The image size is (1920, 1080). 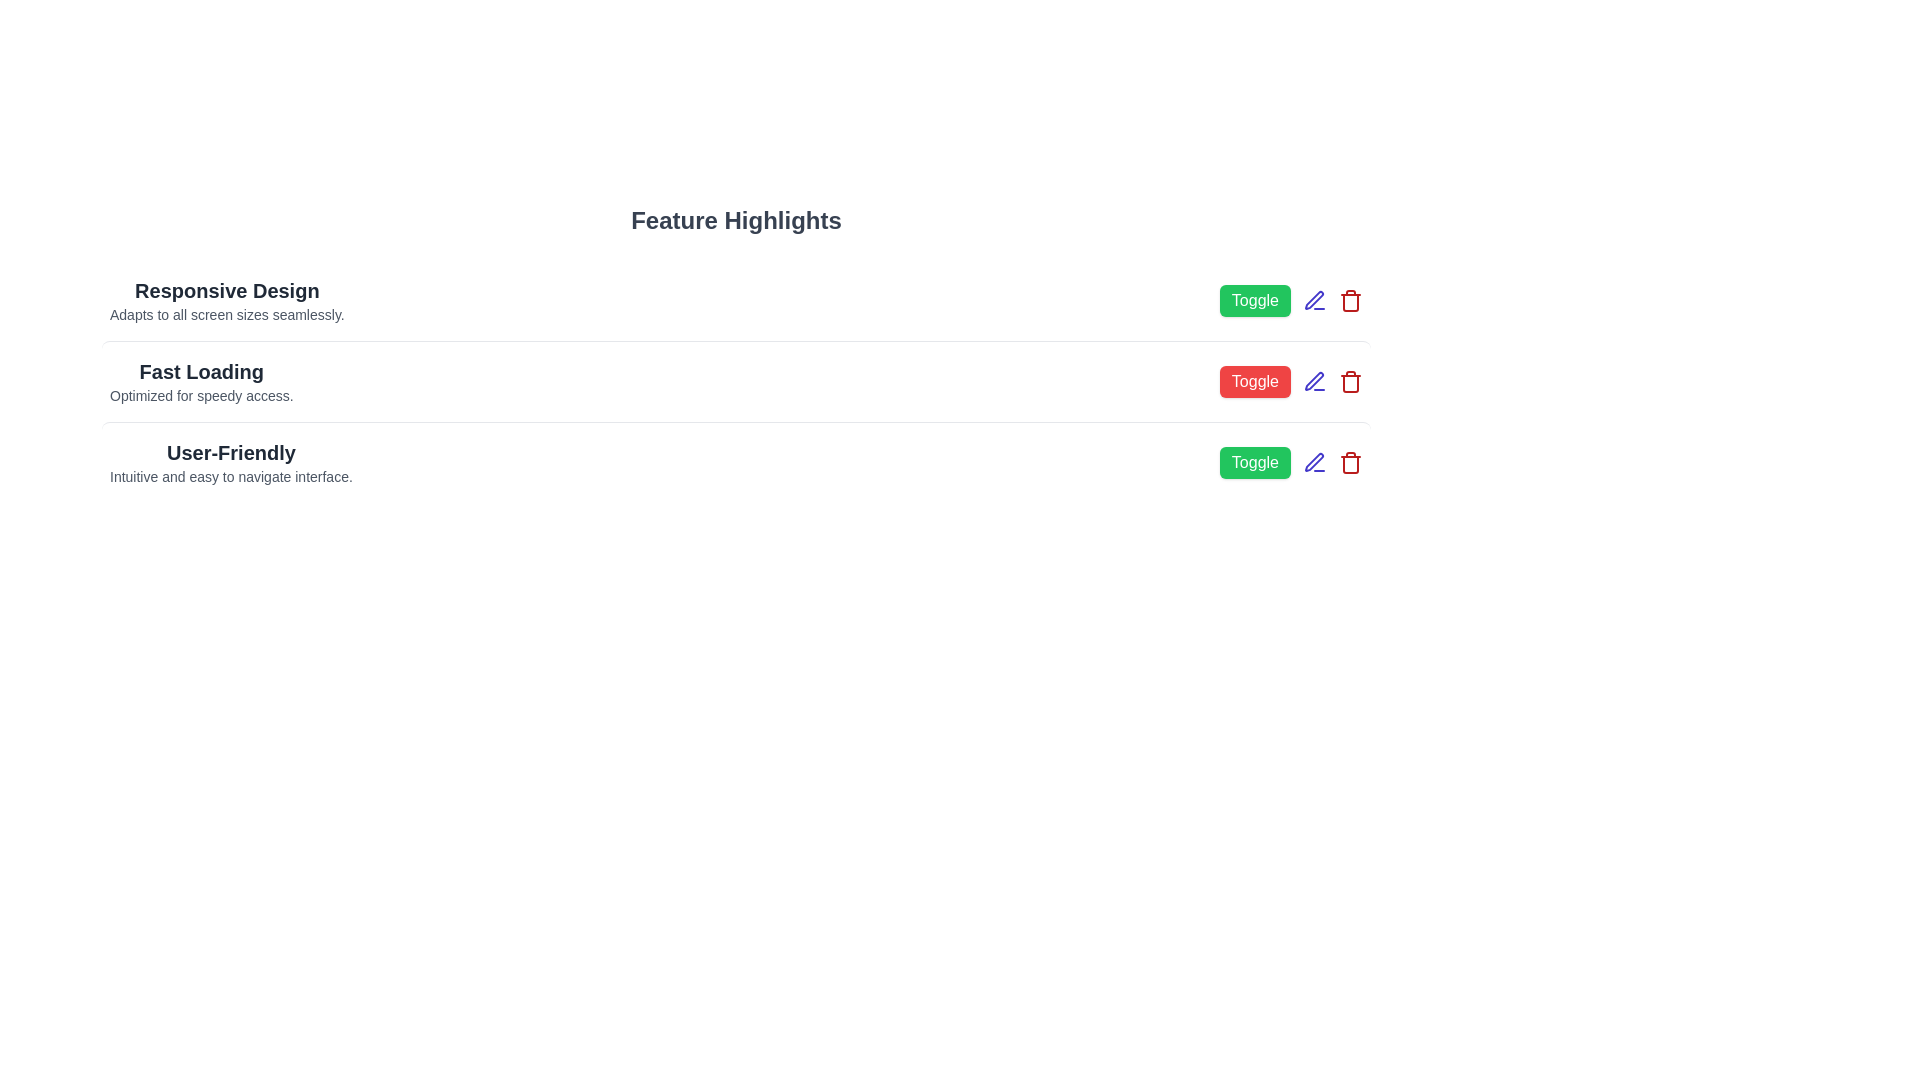 What do you see at coordinates (1315, 462) in the screenshot?
I see `the edit button for the feature named User-Friendly` at bounding box center [1315, 462].